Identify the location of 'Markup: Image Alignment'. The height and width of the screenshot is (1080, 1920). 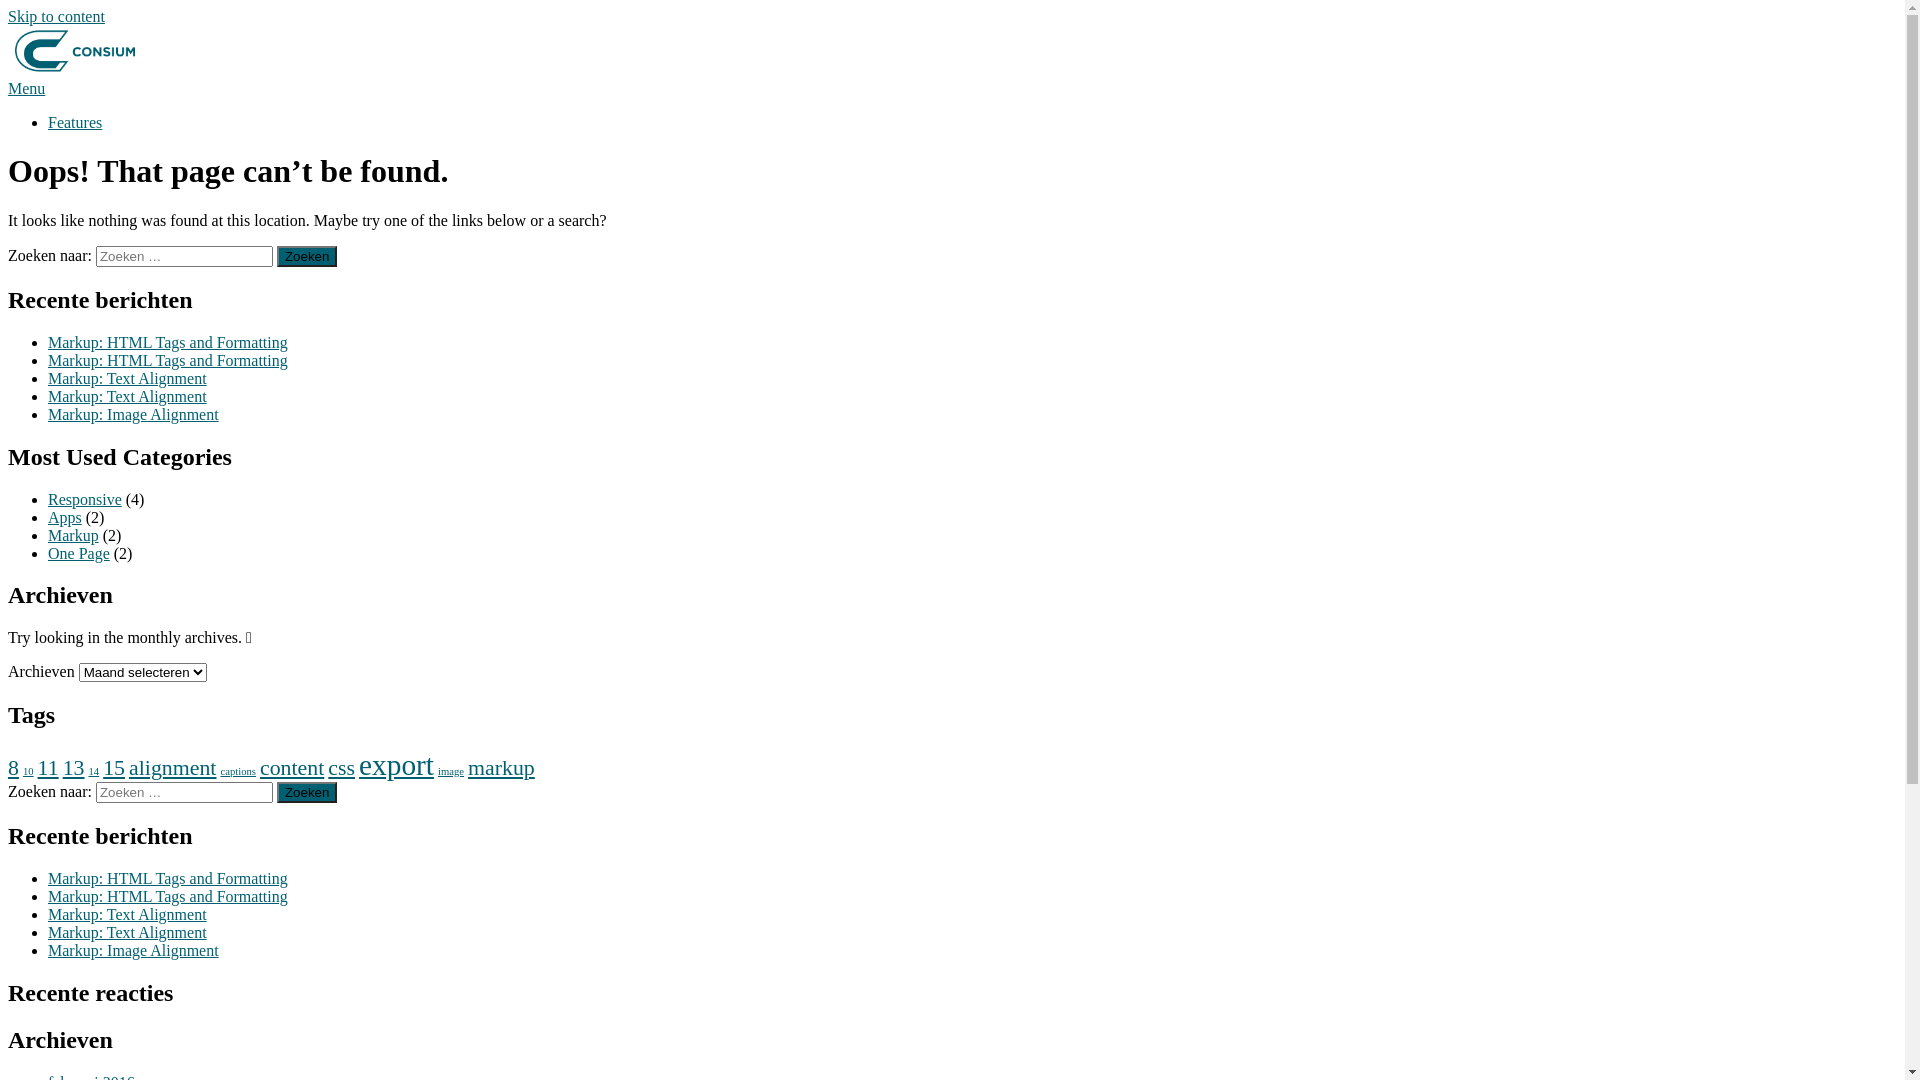
(132, 949).